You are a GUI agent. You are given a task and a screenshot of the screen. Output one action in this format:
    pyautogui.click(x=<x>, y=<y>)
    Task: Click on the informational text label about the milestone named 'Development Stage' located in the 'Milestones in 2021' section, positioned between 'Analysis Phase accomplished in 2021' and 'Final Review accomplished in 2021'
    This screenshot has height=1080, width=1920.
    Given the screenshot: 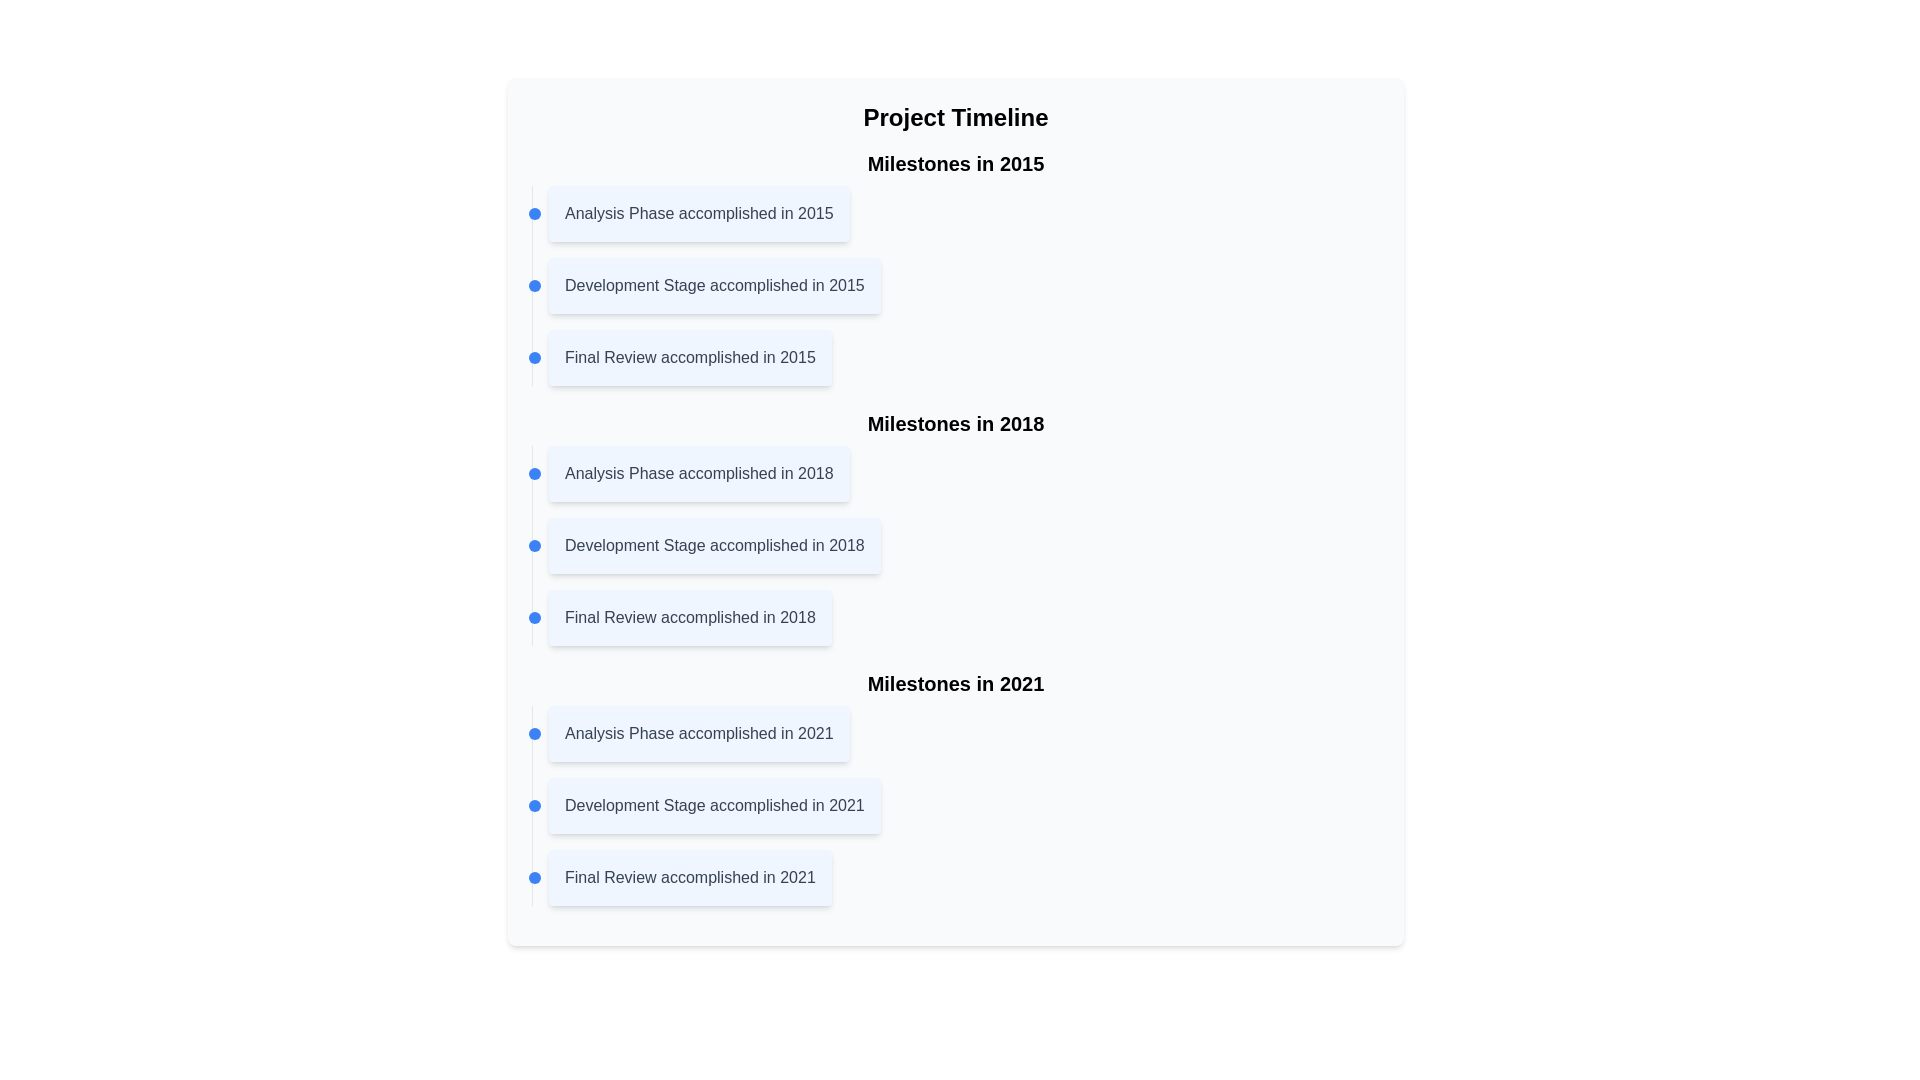 What is the action you would take?
    pyautogui.click(x=714, y=805)
    